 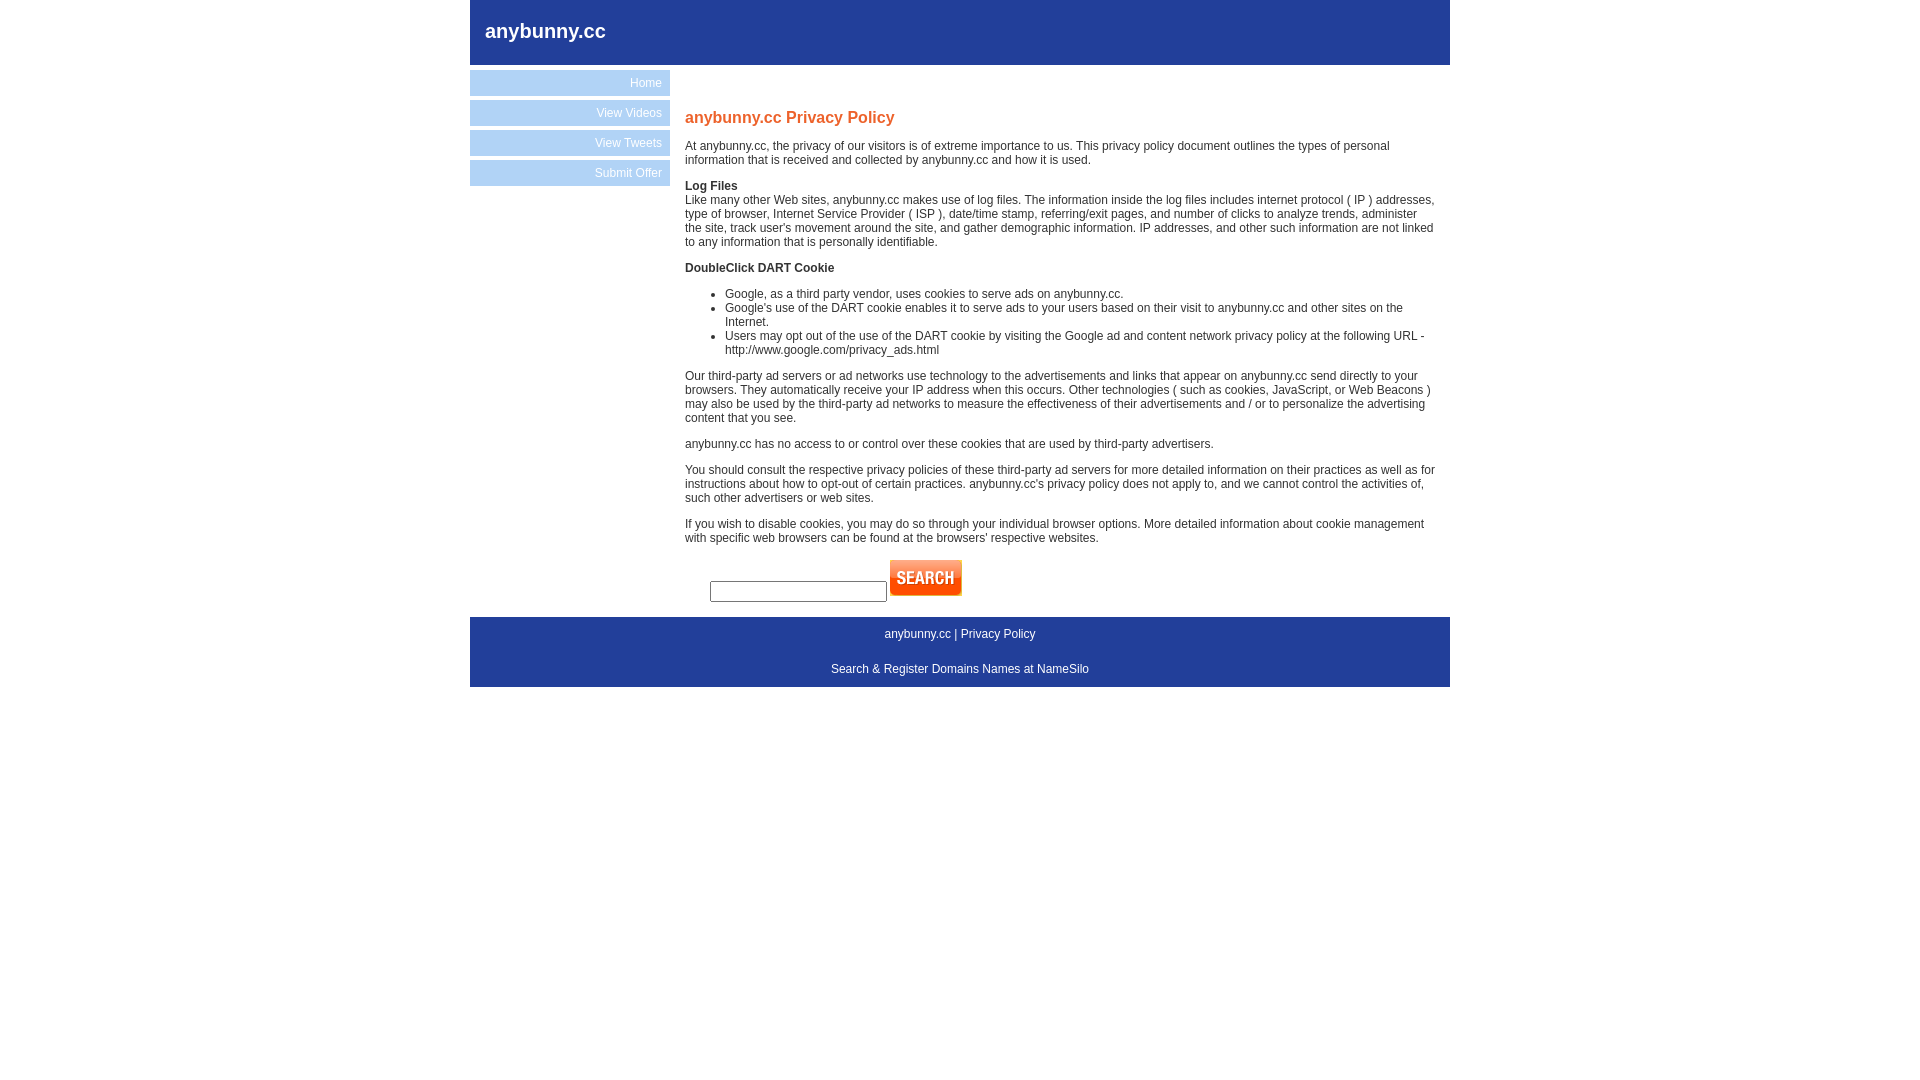 I want to click on 'View Tweets', so click(x=569, y=141).